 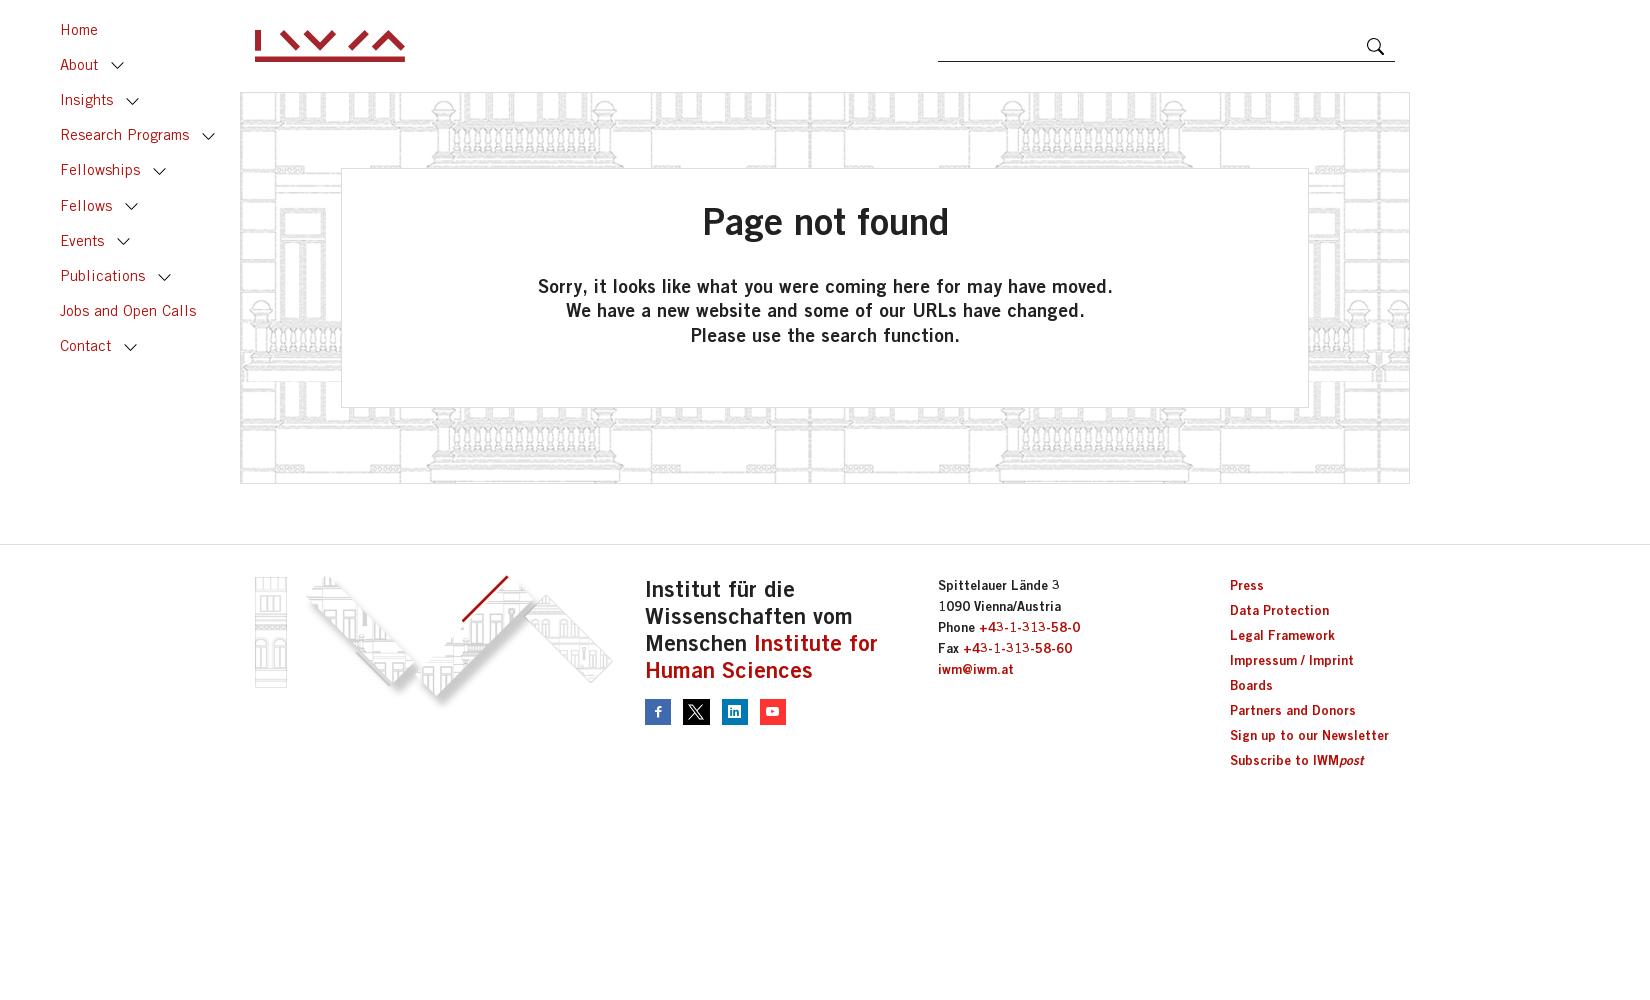 I want to click on 'Fellows', so click(x=85, y=203).